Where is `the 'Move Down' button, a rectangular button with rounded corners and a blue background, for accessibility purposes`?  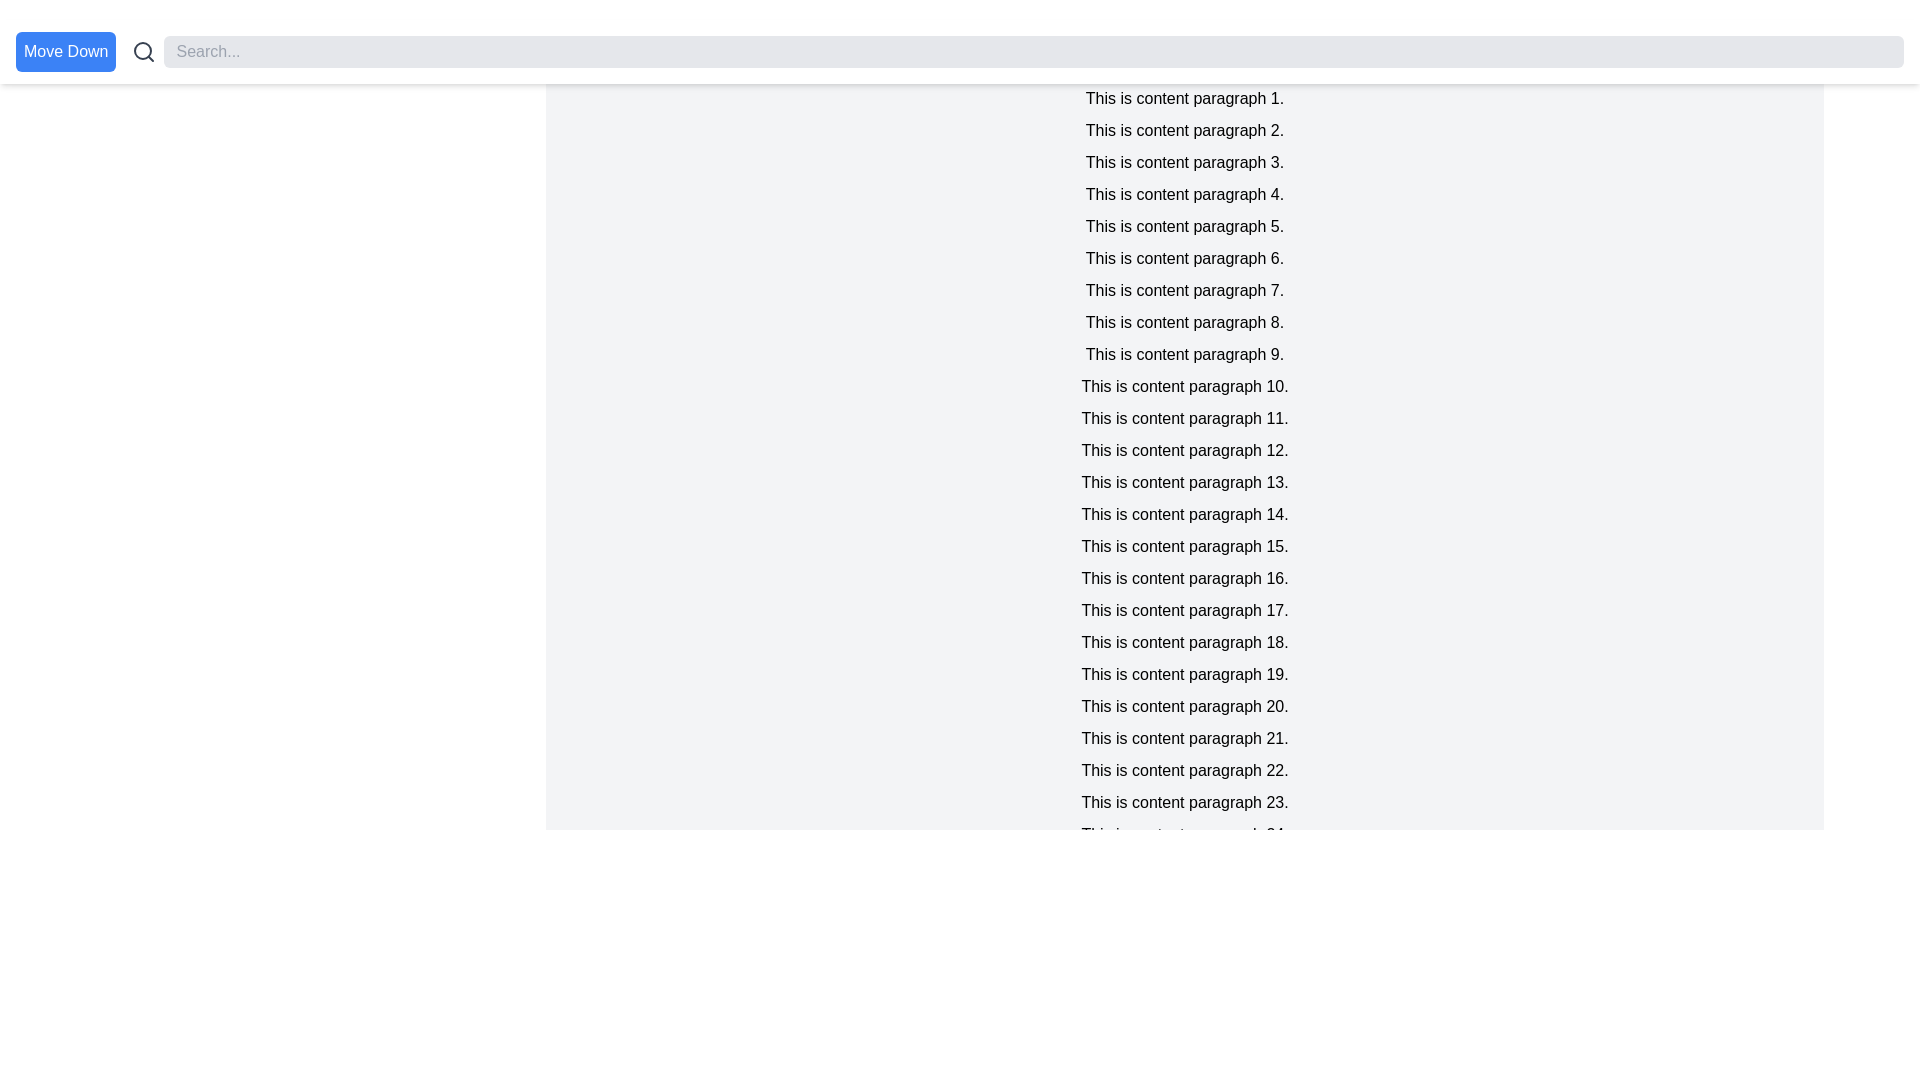 the 'Move Down' button, a rectangular button with rounded corners and a blue background, for accessibility purposes is located at coordinates (66, 50).